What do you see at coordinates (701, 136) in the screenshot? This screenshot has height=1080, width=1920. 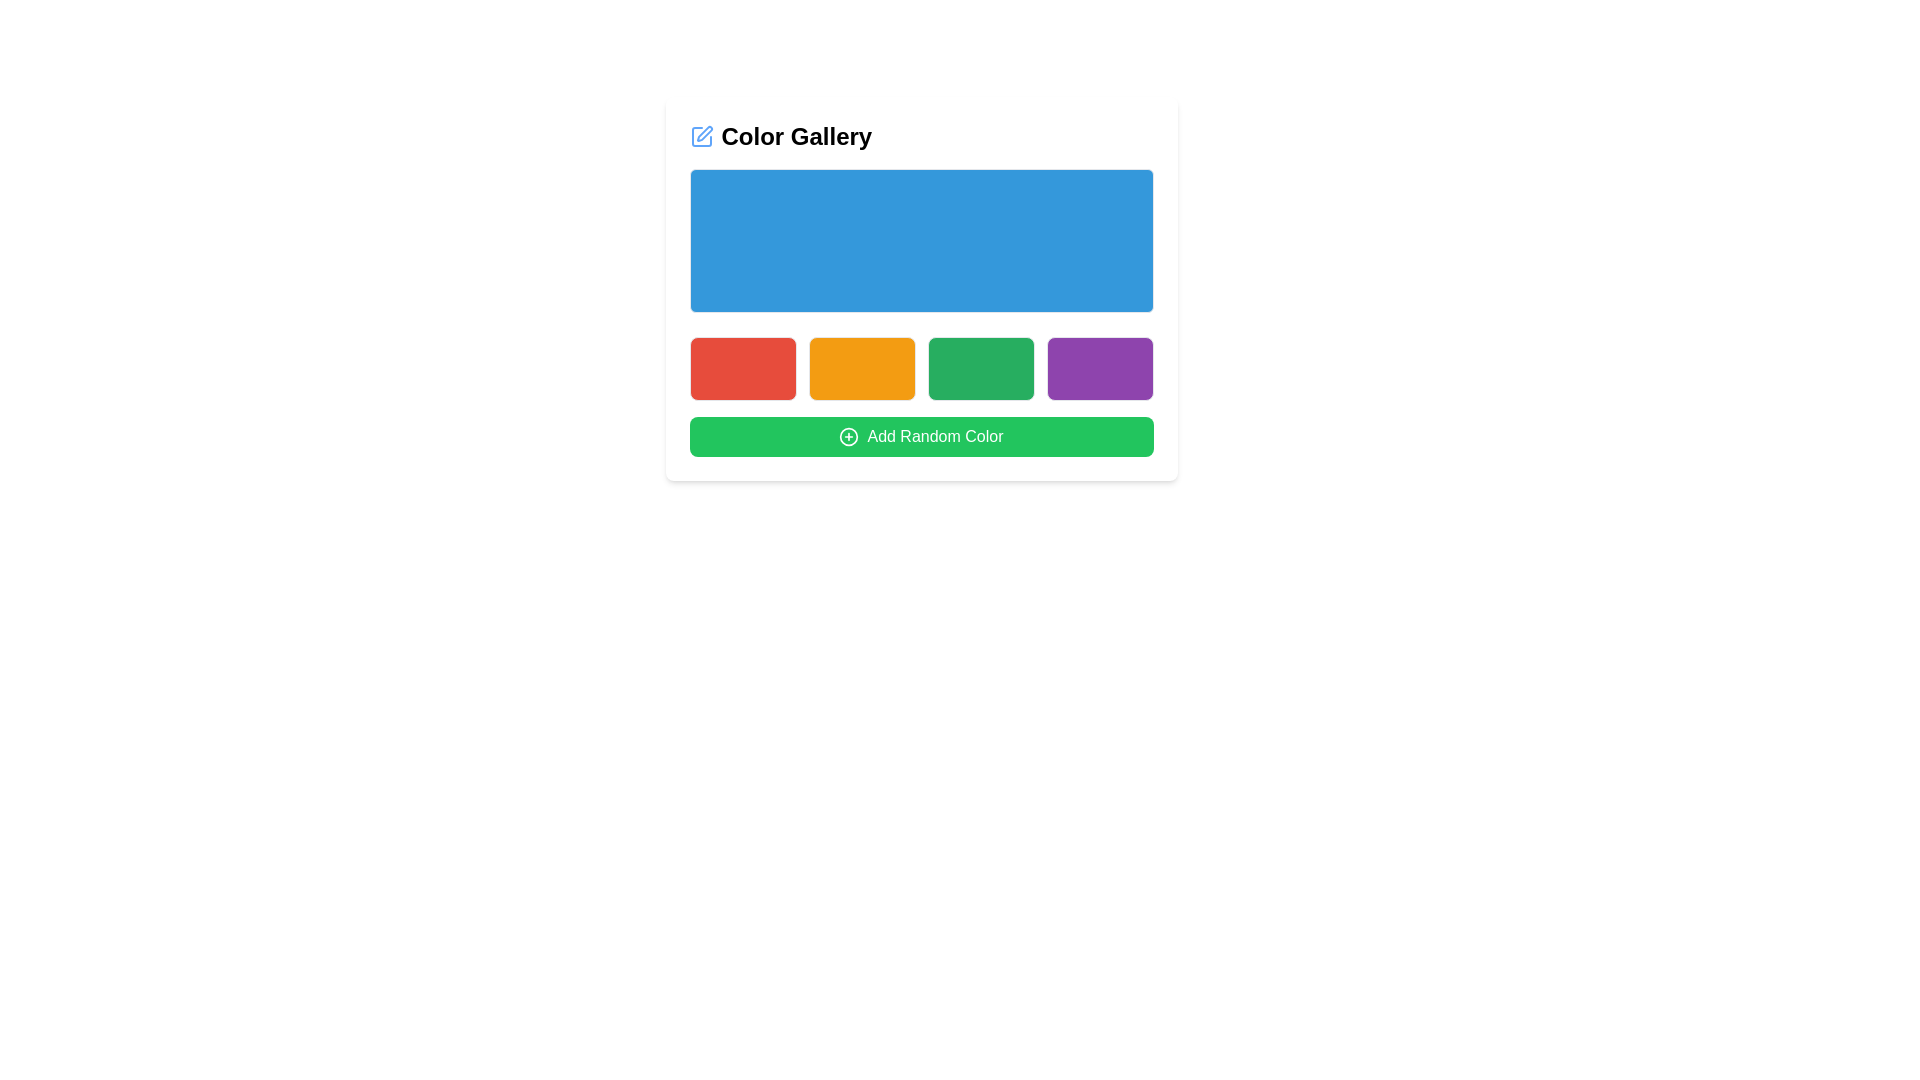 I see `the pen-like icon located in the top-left corner of the interface, next to the 'Color Gallery' heading` at bounding box center [701, 136].